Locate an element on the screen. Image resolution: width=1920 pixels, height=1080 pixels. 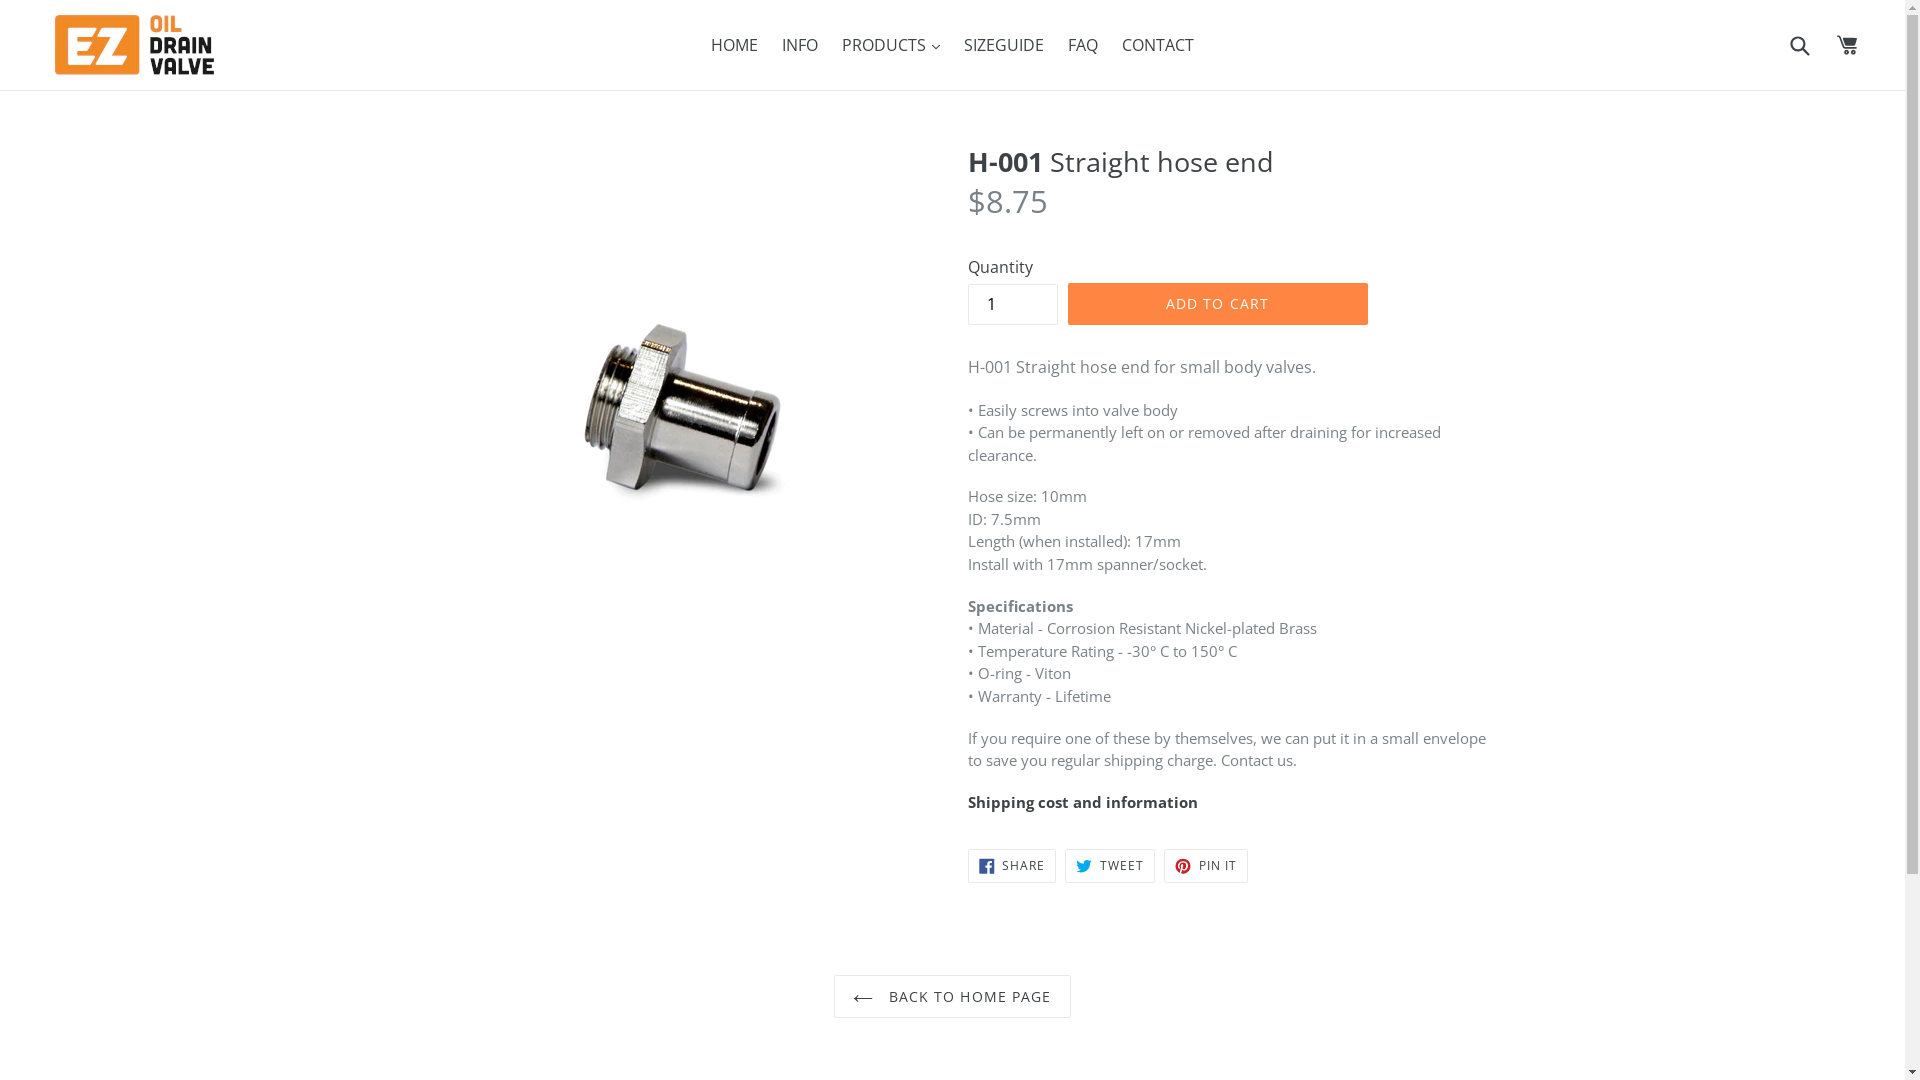
'Submit' is located at coordinates (1785, 44).